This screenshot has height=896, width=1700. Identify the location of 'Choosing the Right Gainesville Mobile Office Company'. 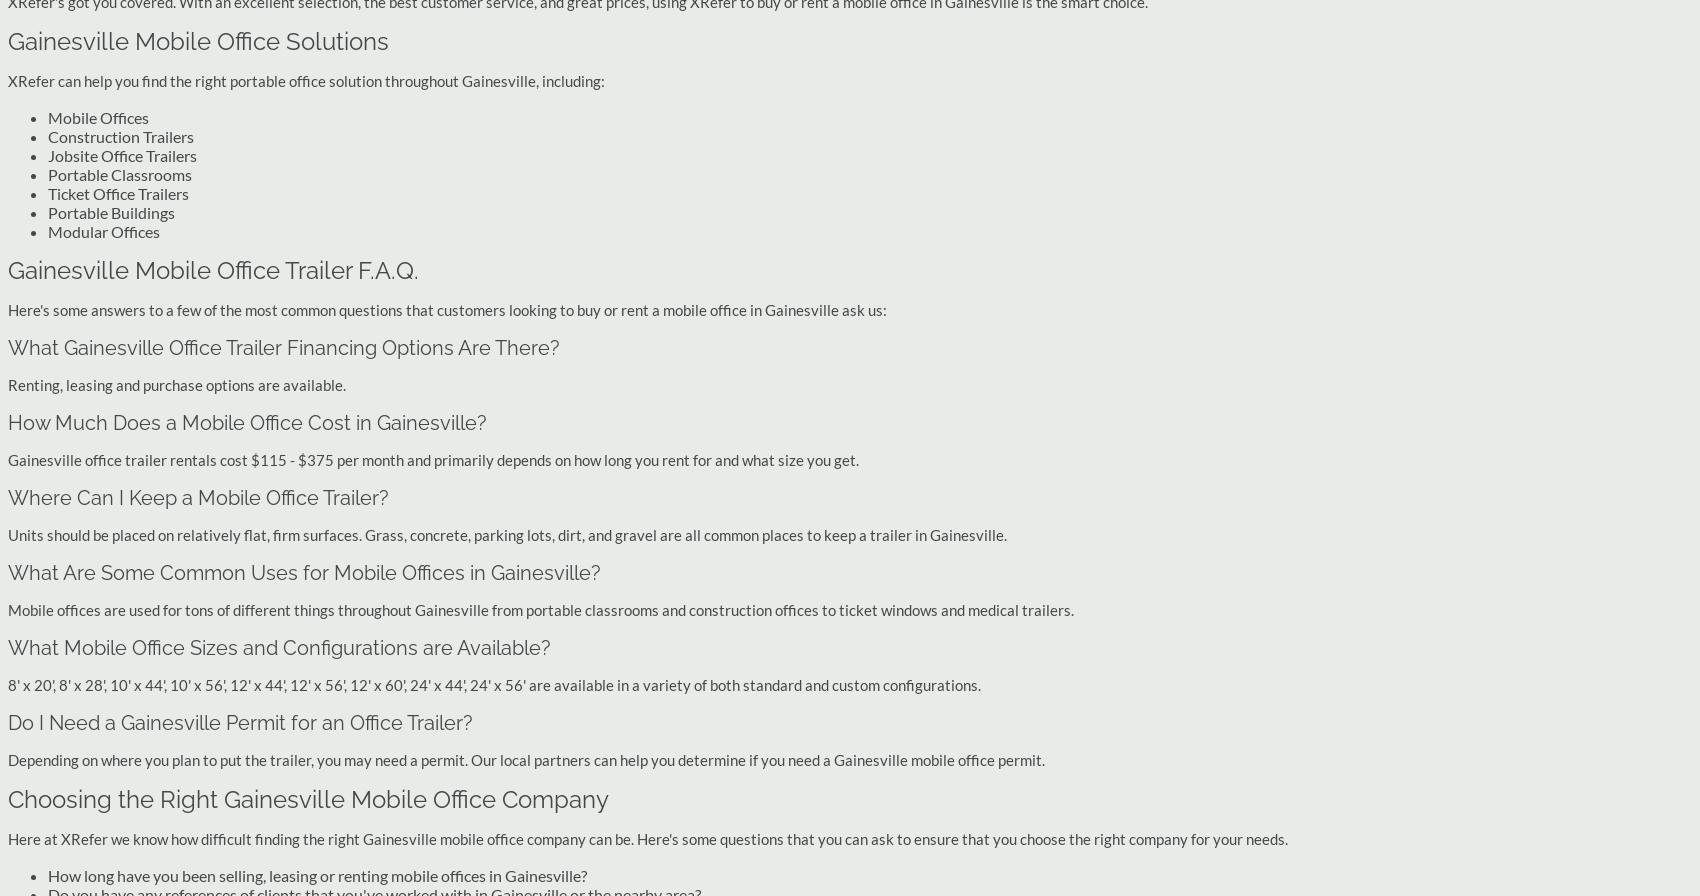
(308, 799).